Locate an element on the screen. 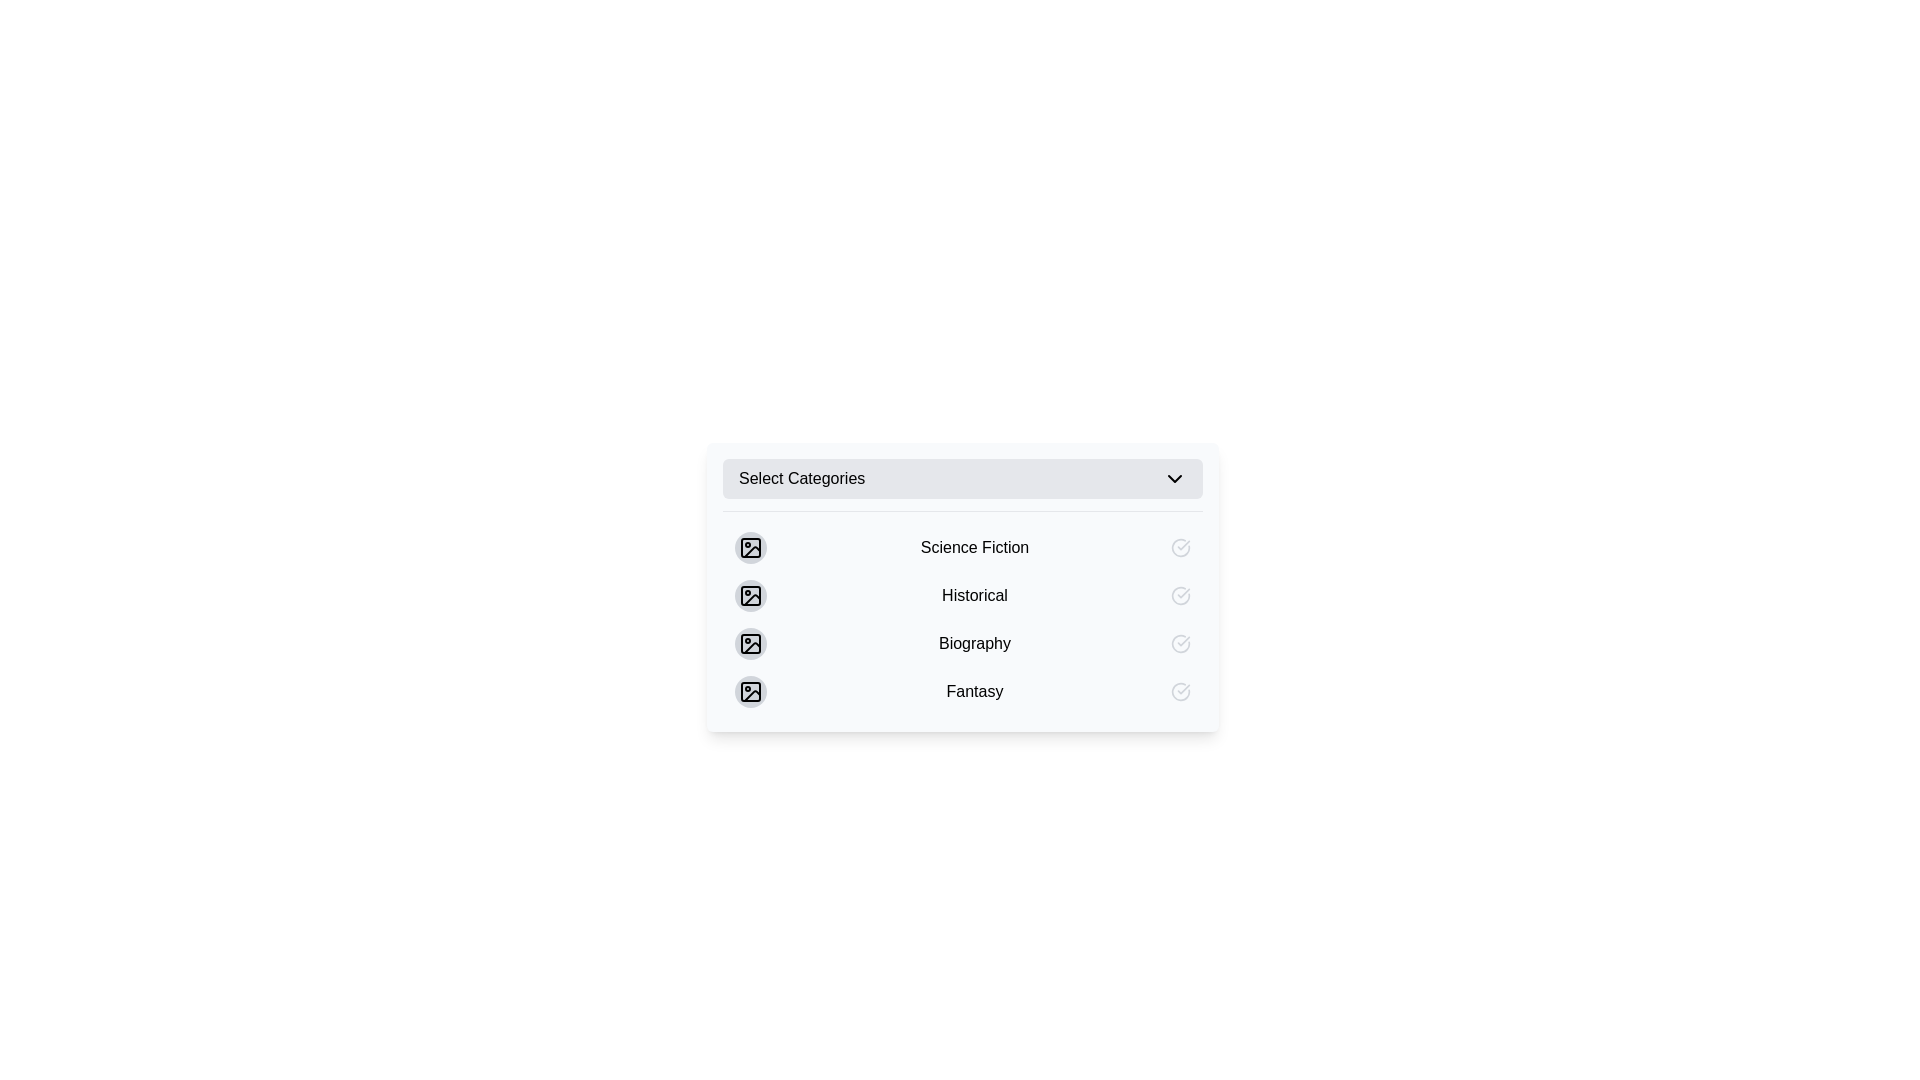 This screenshot has height=1080, width=1920. the third list item under the 'Select Categories' section, which has an icon, text, and a checkmark, to bring up a context menu is located at coordinates (963, 644).